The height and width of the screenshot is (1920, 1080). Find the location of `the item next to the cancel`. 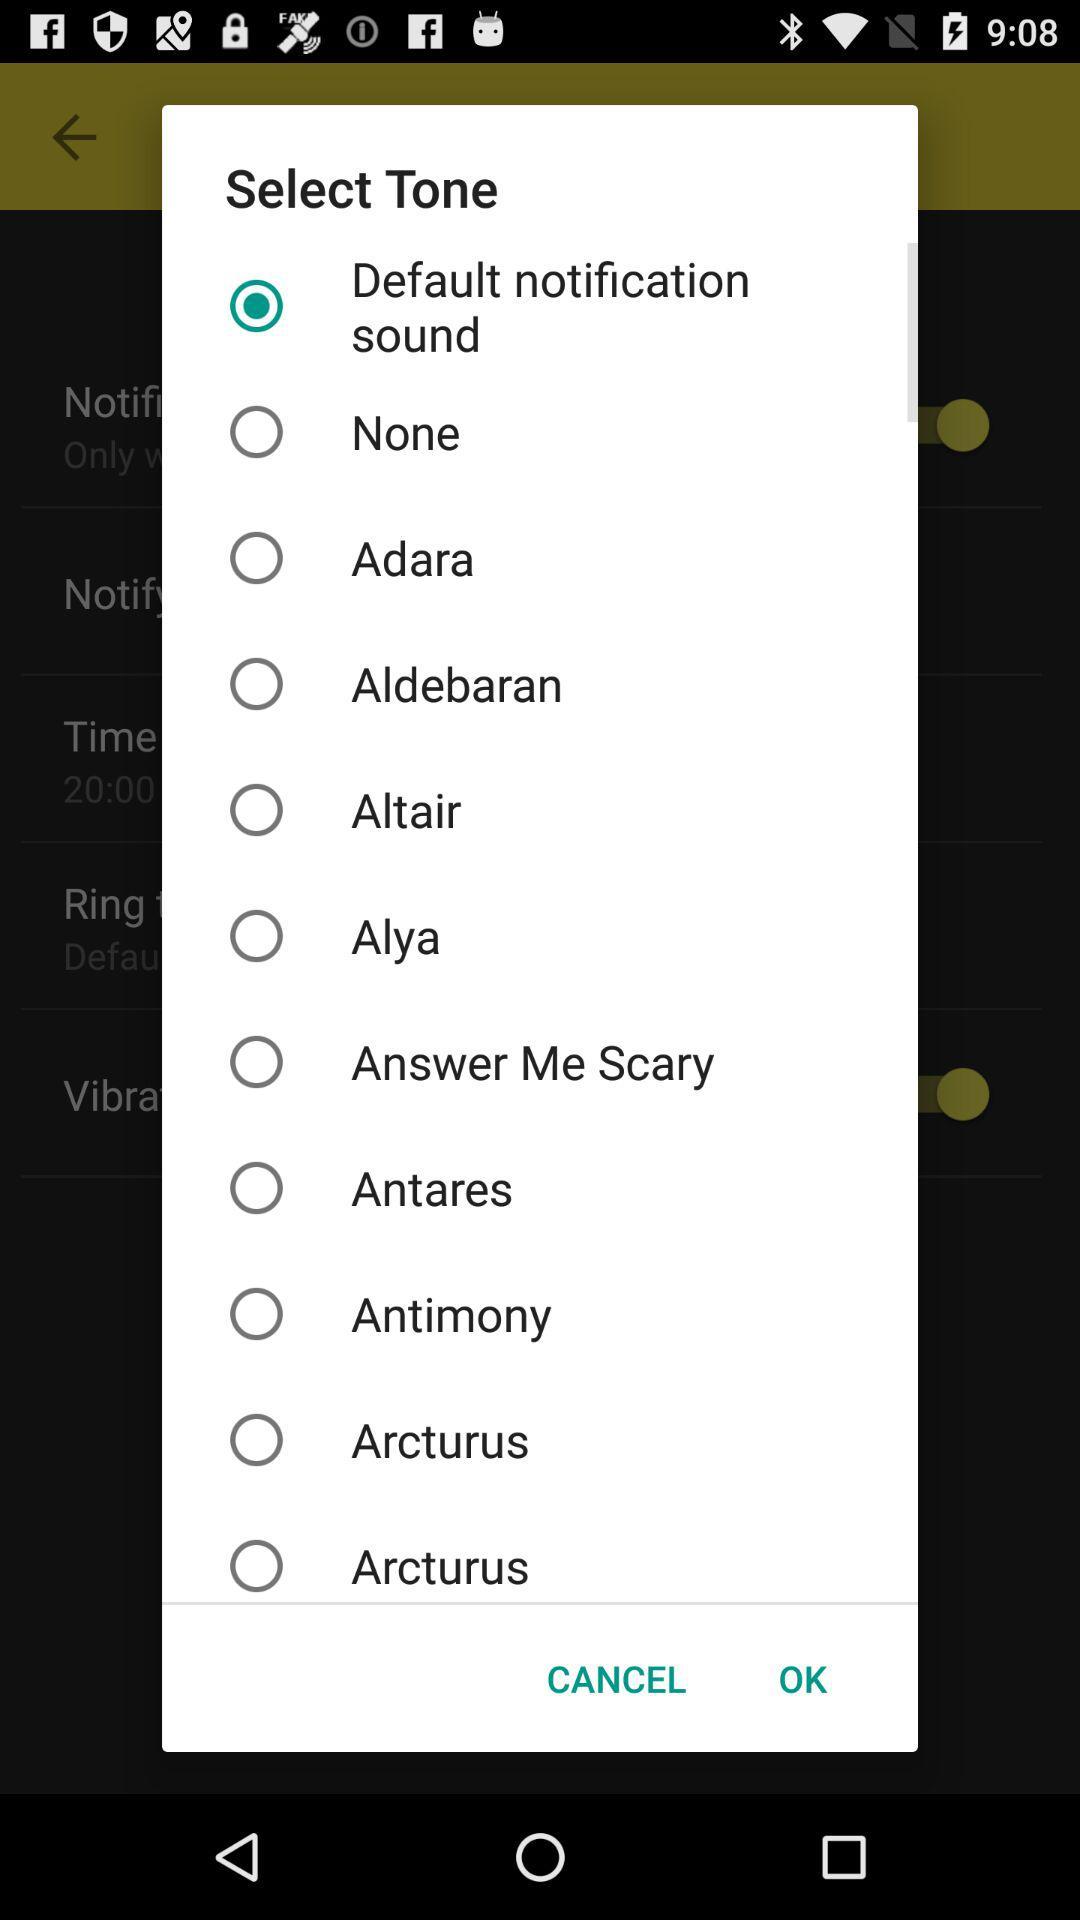

the item next to the cancel is located at coordinates (801, 1678).